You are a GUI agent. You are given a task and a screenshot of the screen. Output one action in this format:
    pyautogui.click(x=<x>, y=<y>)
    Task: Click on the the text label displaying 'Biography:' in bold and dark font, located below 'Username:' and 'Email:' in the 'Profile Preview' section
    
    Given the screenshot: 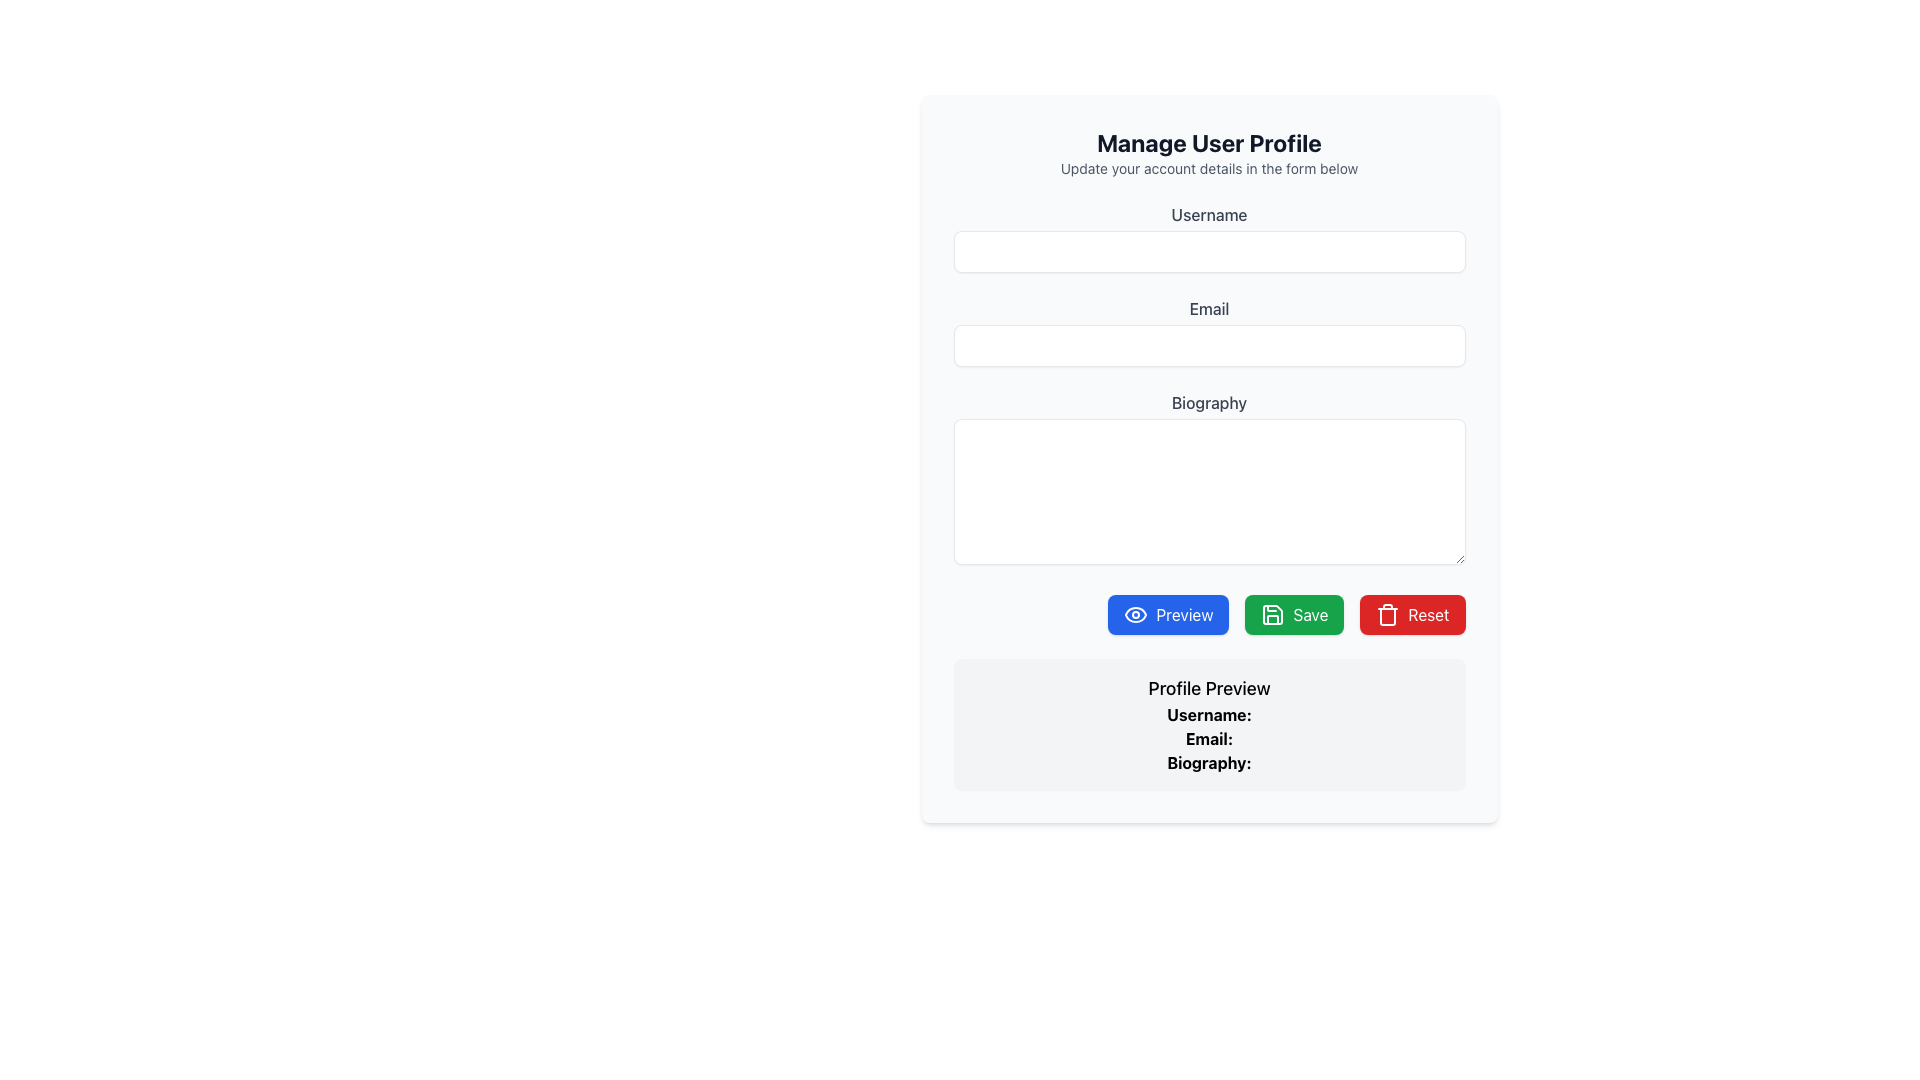 What is the action you would take?
    pyautogui.click(x=1208, y=763)
    